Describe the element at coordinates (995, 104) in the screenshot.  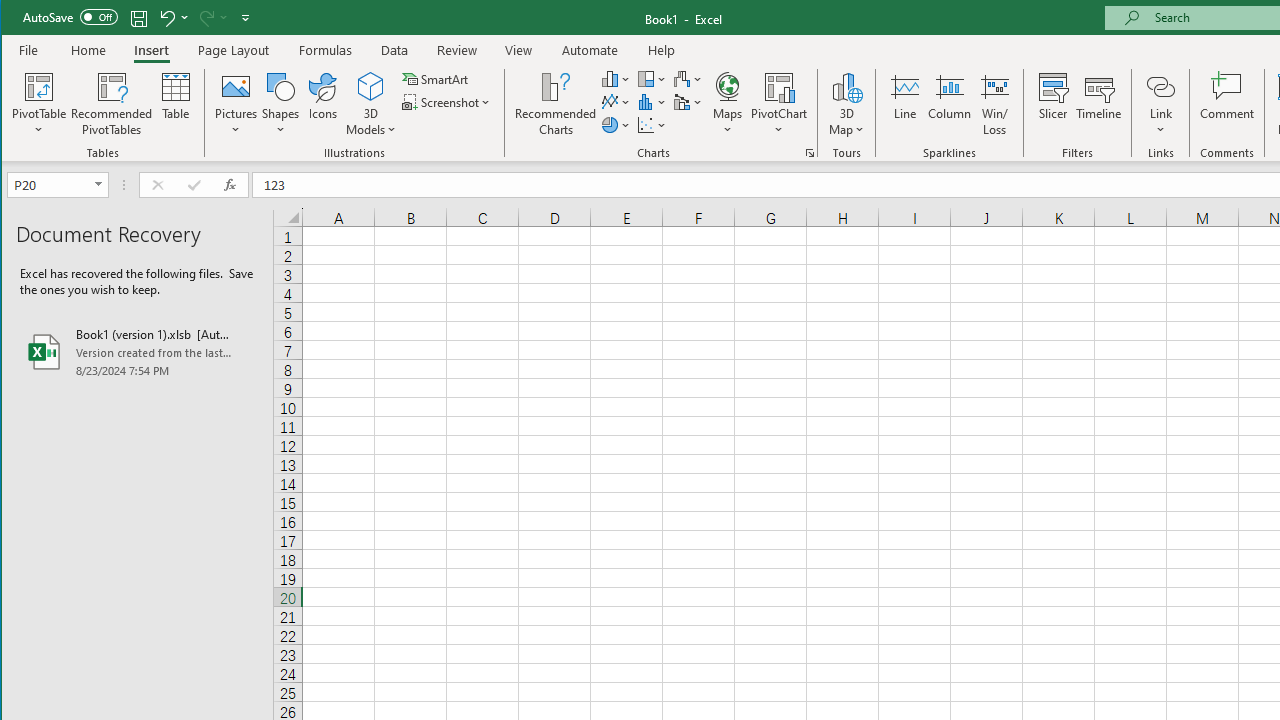
I see `'Win/Loss'` at that location.